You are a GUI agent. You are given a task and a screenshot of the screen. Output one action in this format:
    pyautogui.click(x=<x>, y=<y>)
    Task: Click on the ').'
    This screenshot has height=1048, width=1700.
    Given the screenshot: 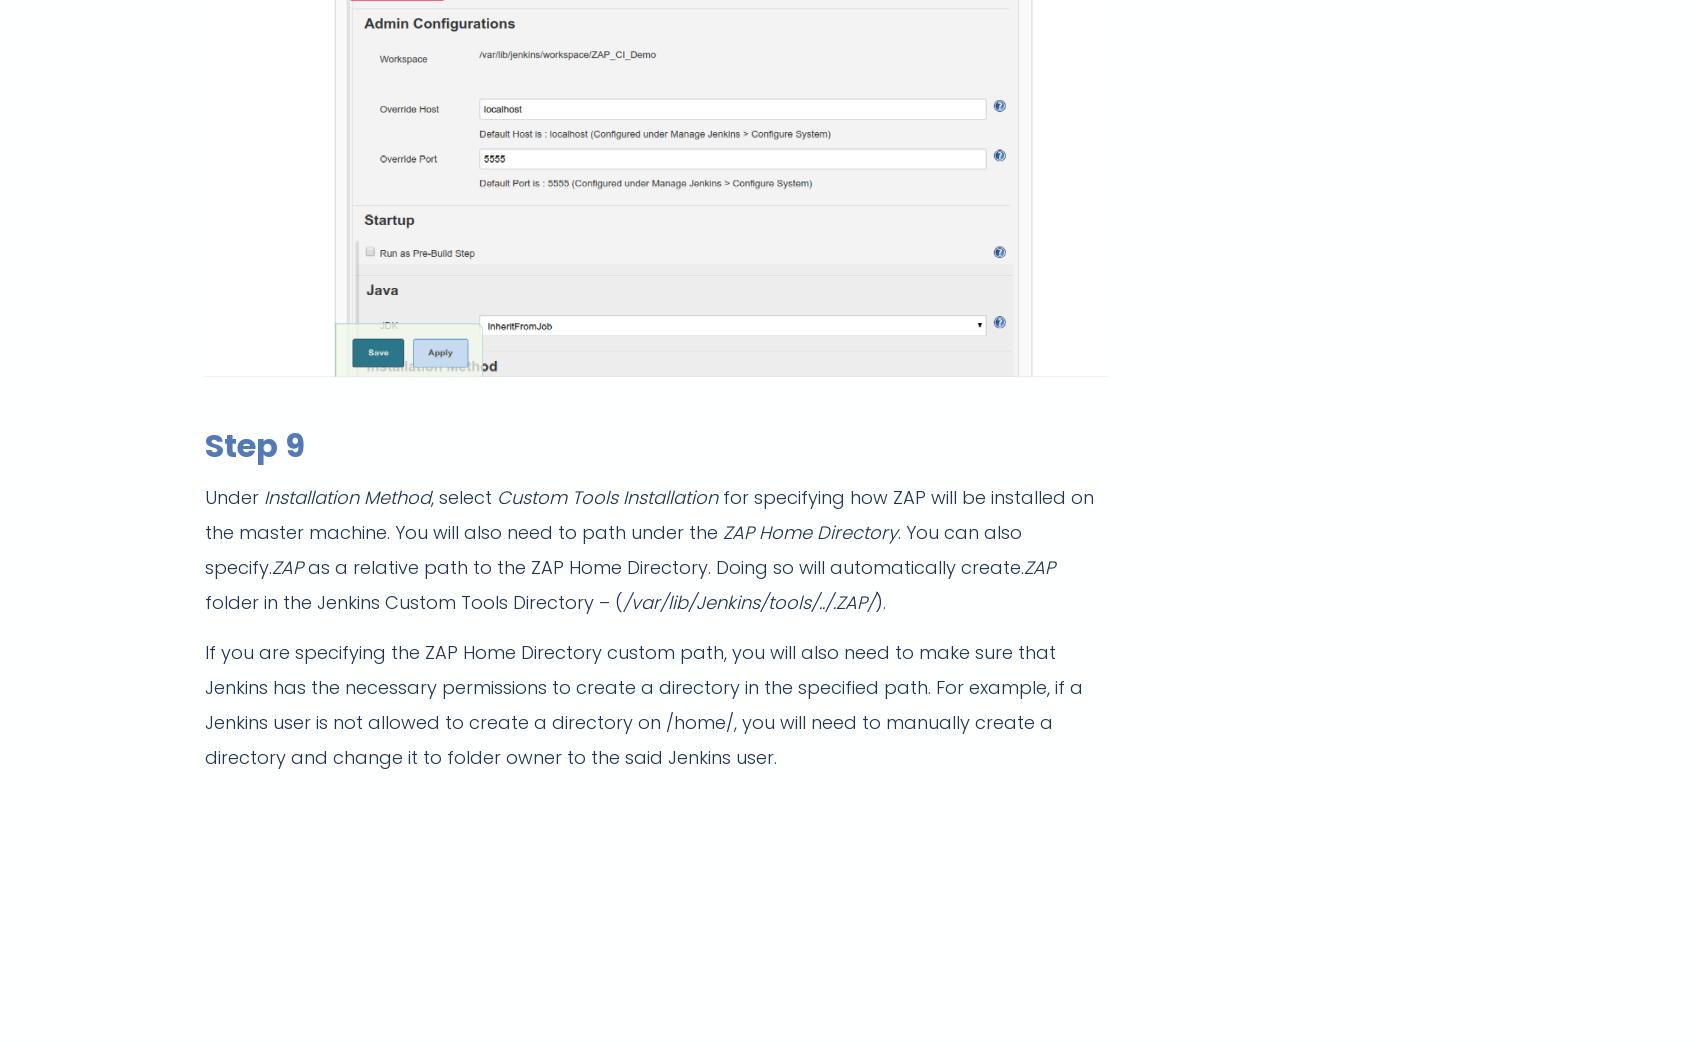 What is the action you would take?
    pyautogui.click(x=880, y=602)
    